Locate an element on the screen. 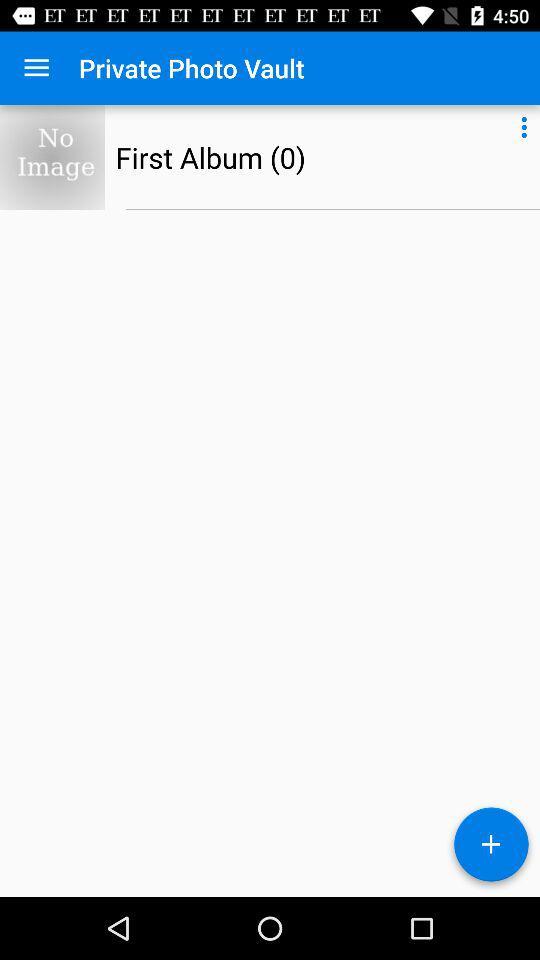  item to the right of first album (0) is located at coordinates (524, 123).